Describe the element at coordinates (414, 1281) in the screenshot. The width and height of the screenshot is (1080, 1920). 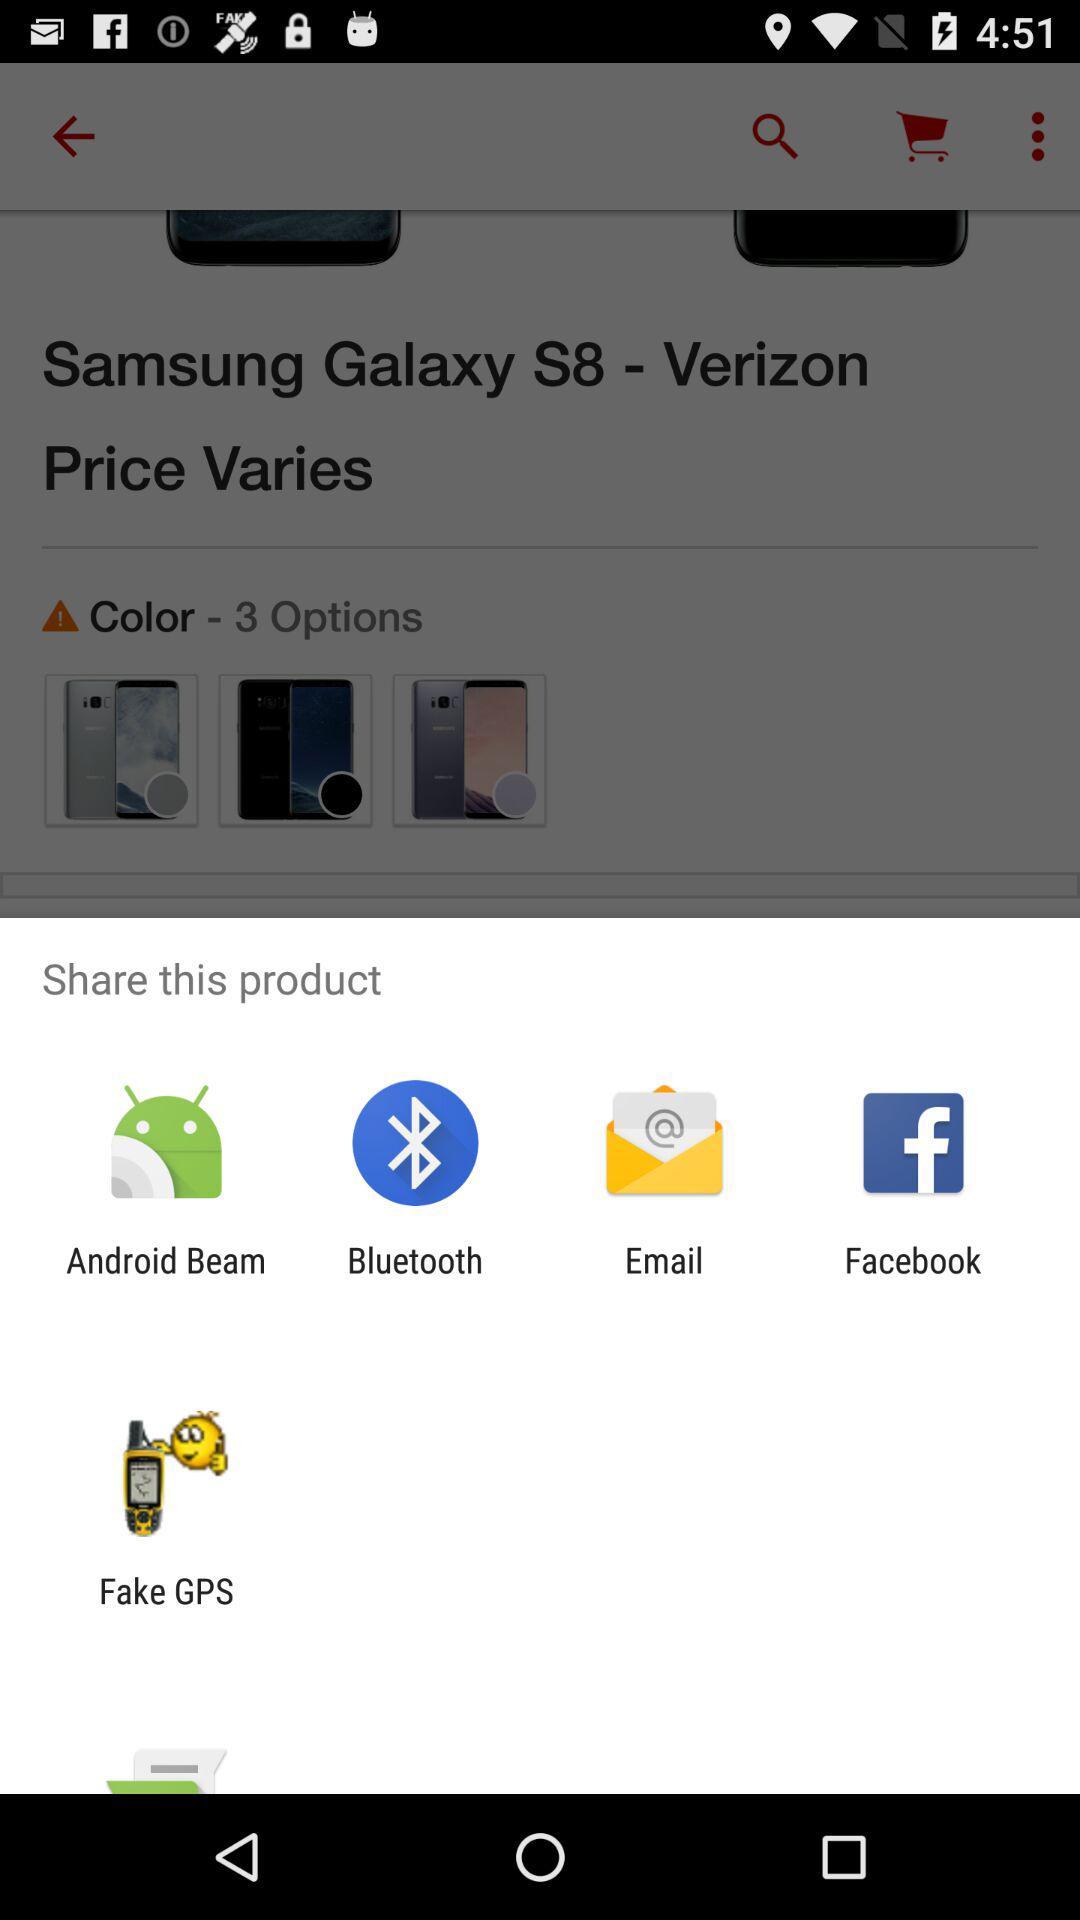
I see `the item next to email` at that location.